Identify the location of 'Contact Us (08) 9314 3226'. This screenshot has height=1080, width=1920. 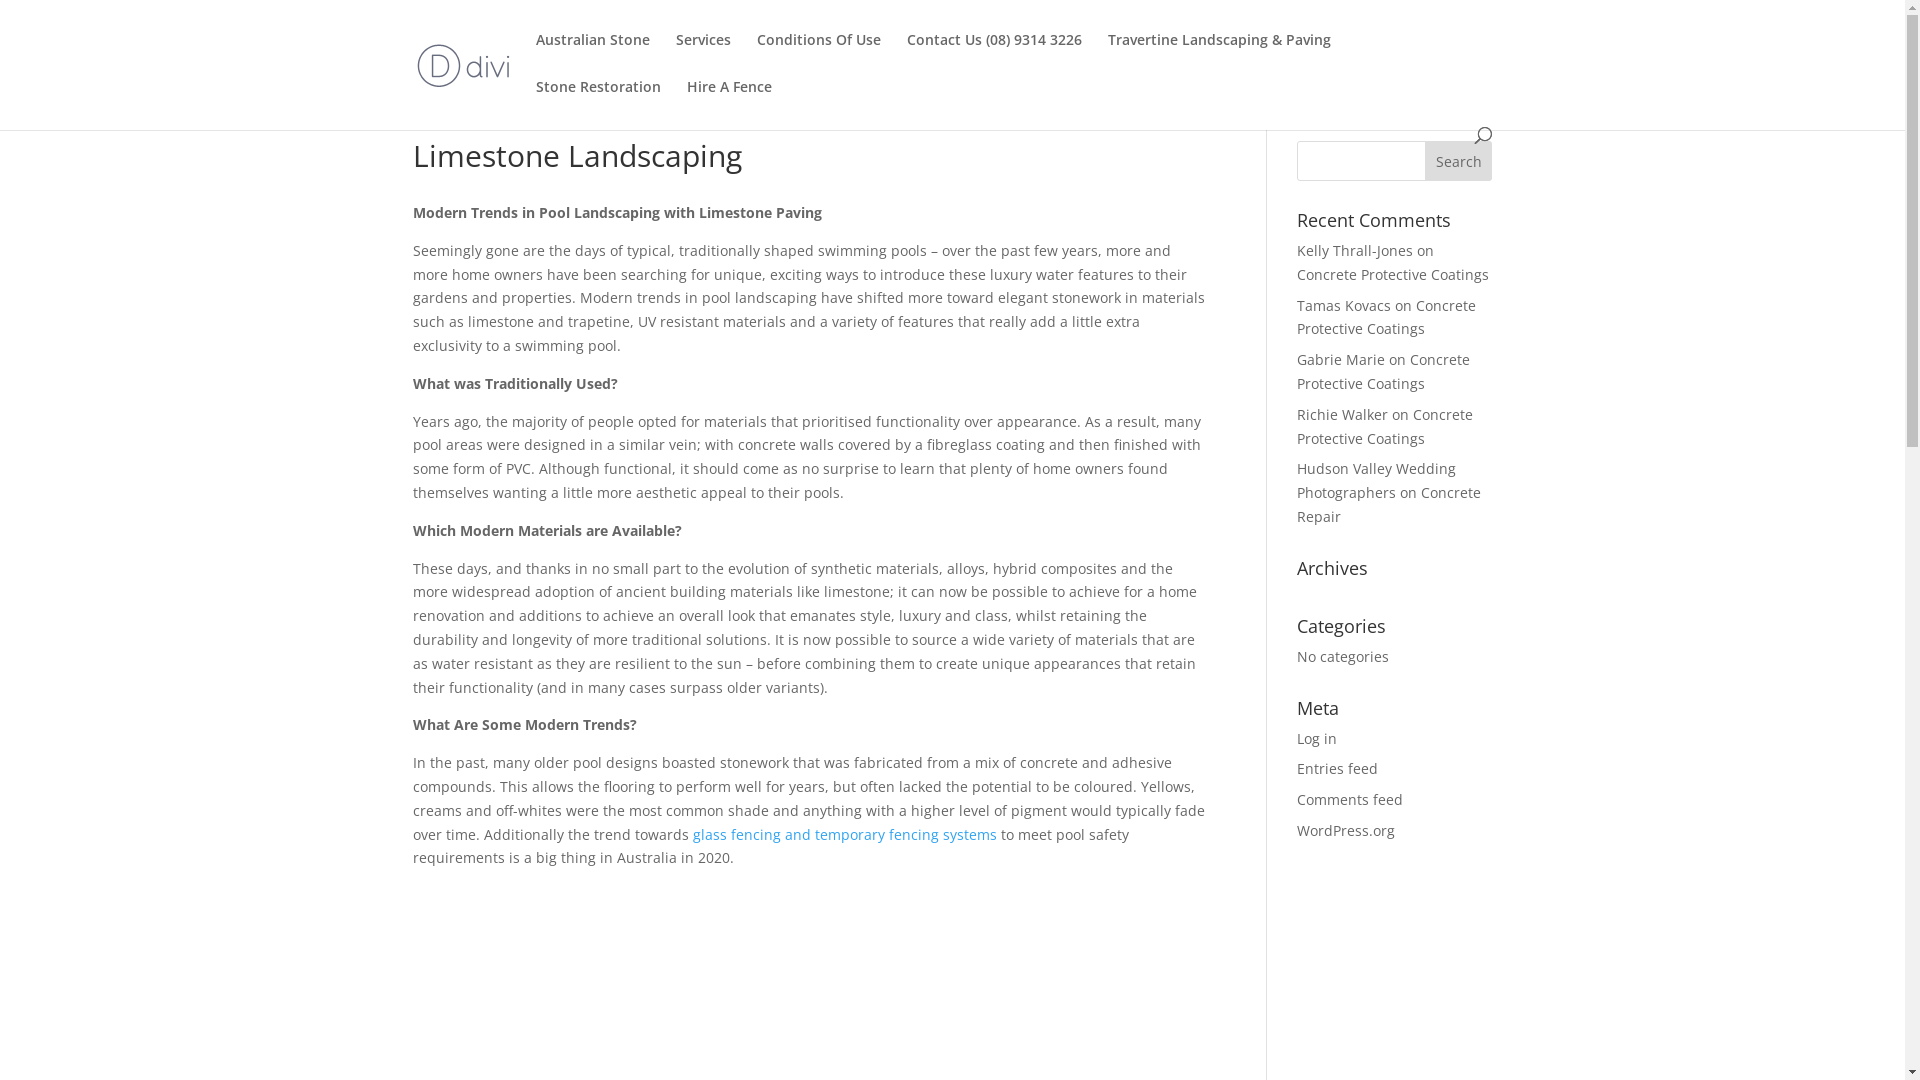
(993, 55).